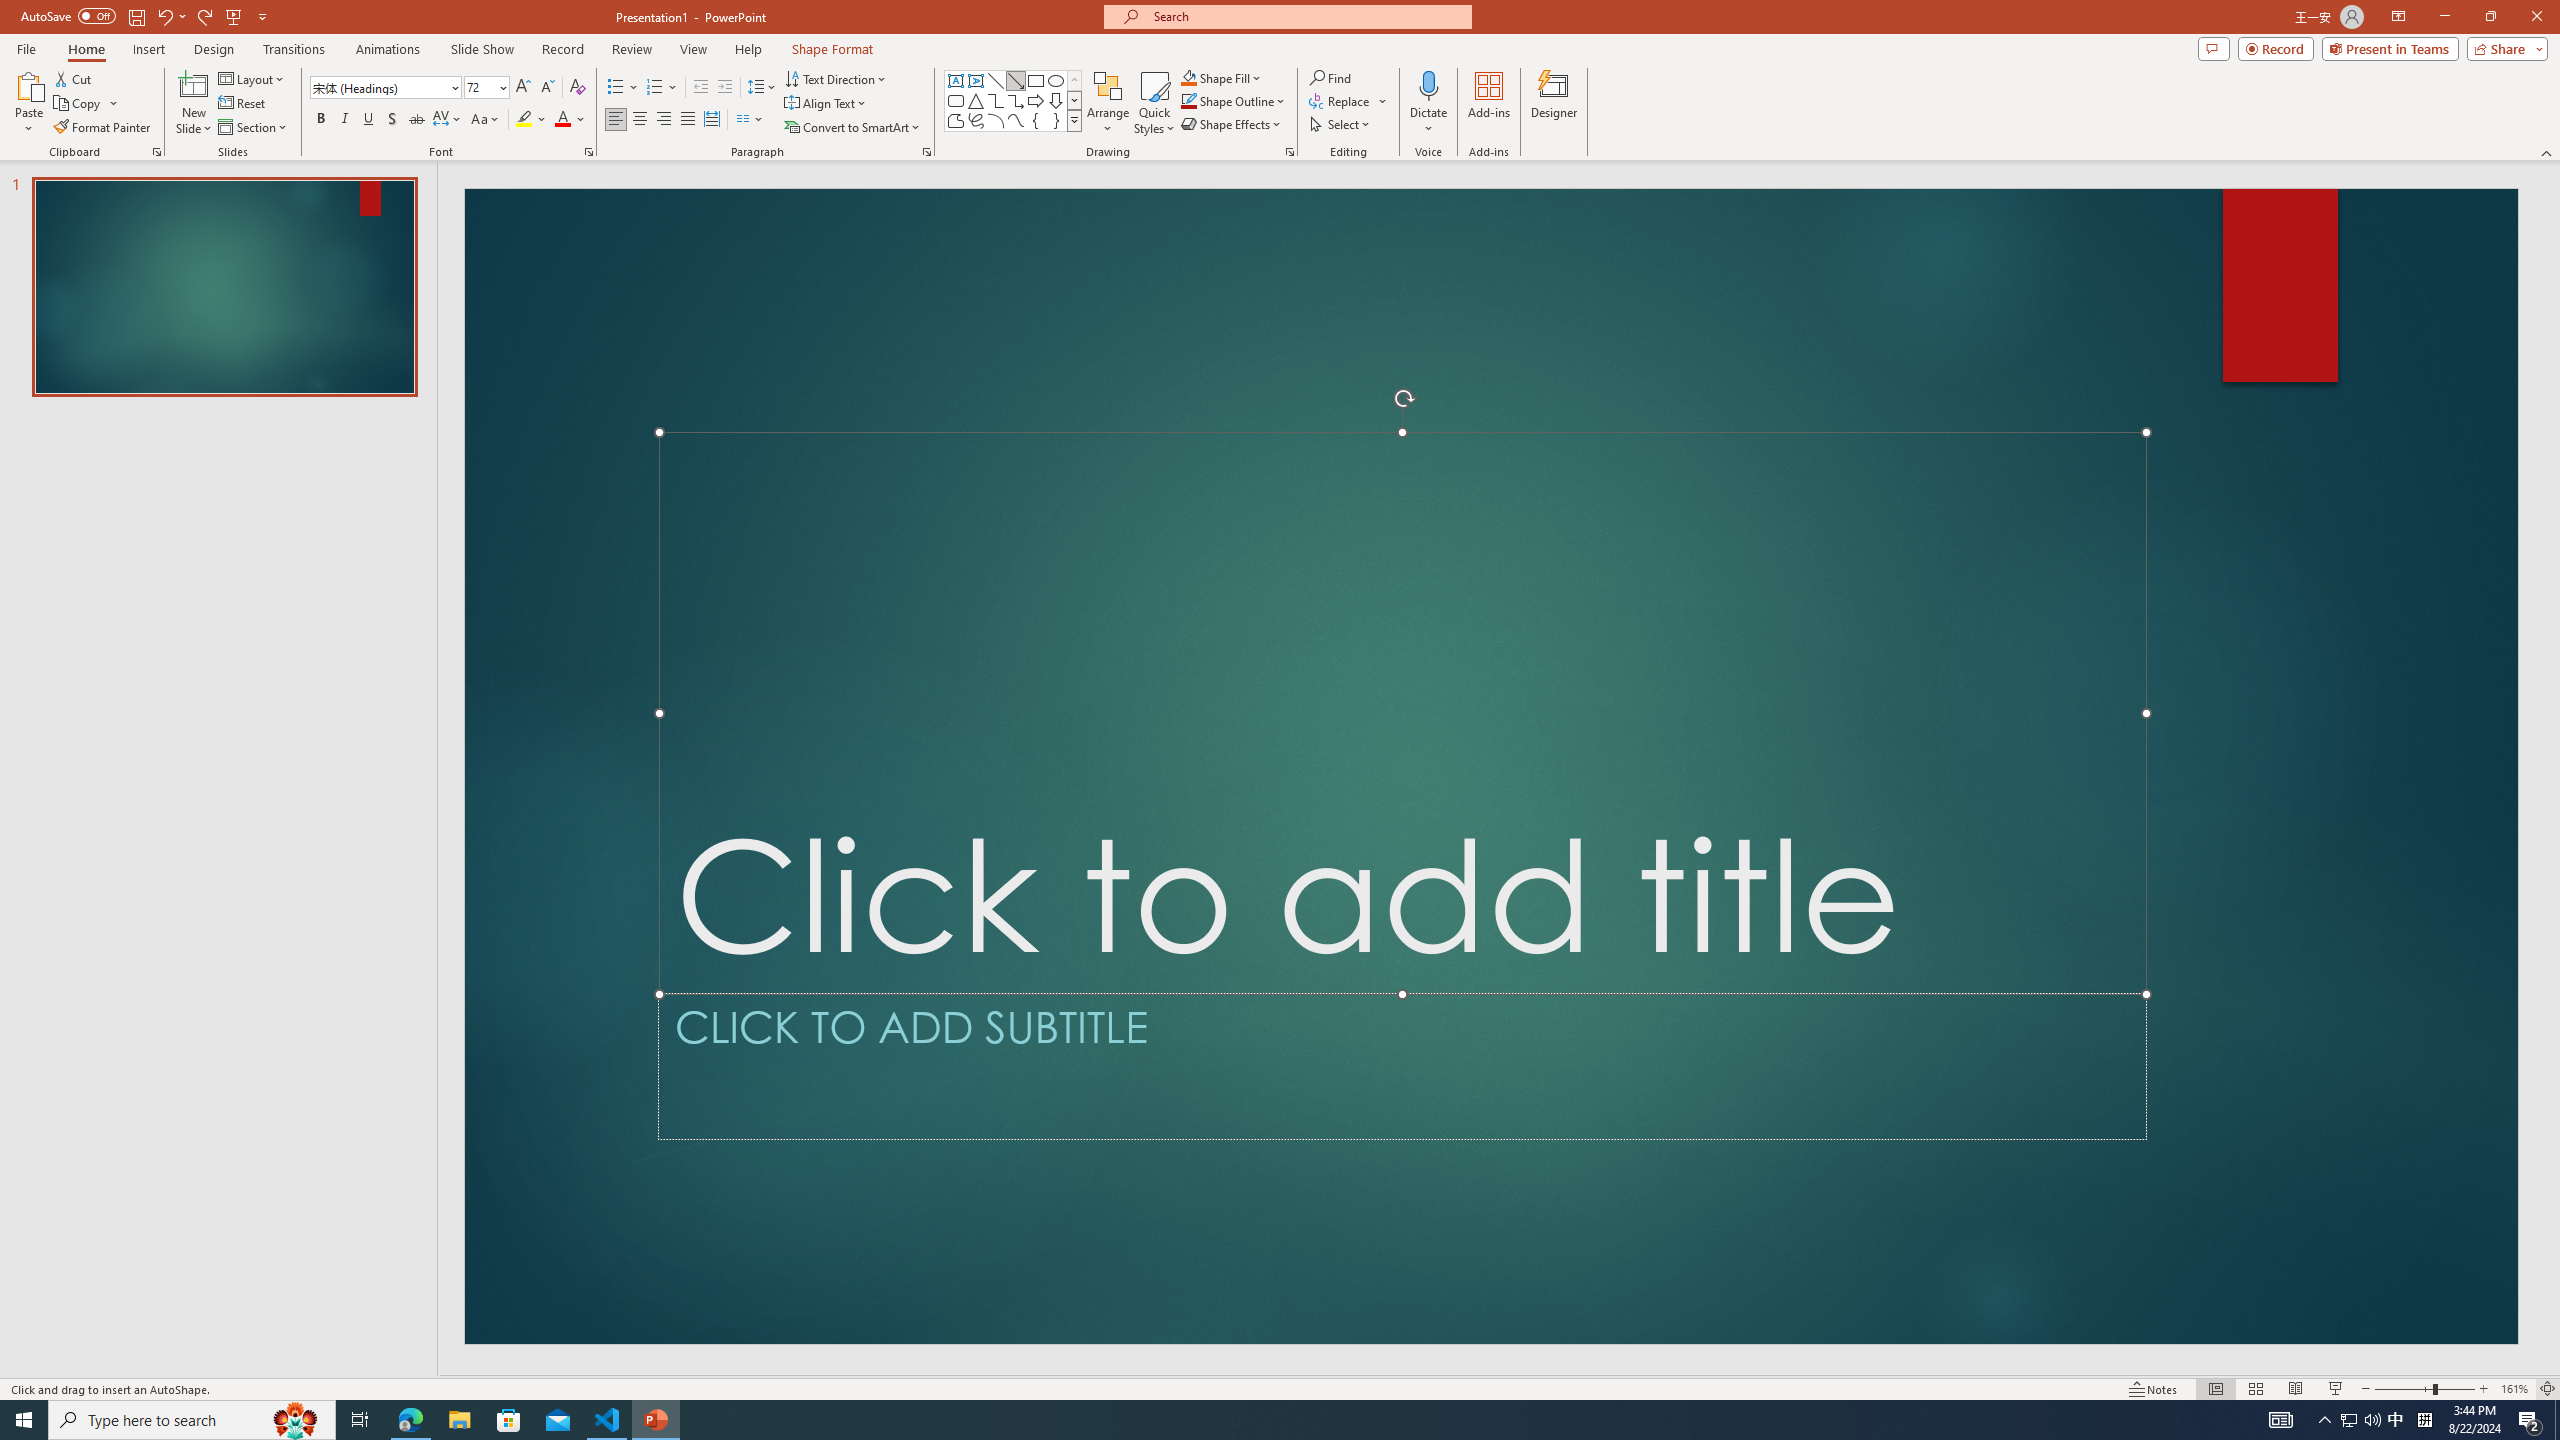  What do you see at coordinates (2515, 1389) in the screenshot?
I see `'Zoom 161%'` at bounding box center [2515, 1389].